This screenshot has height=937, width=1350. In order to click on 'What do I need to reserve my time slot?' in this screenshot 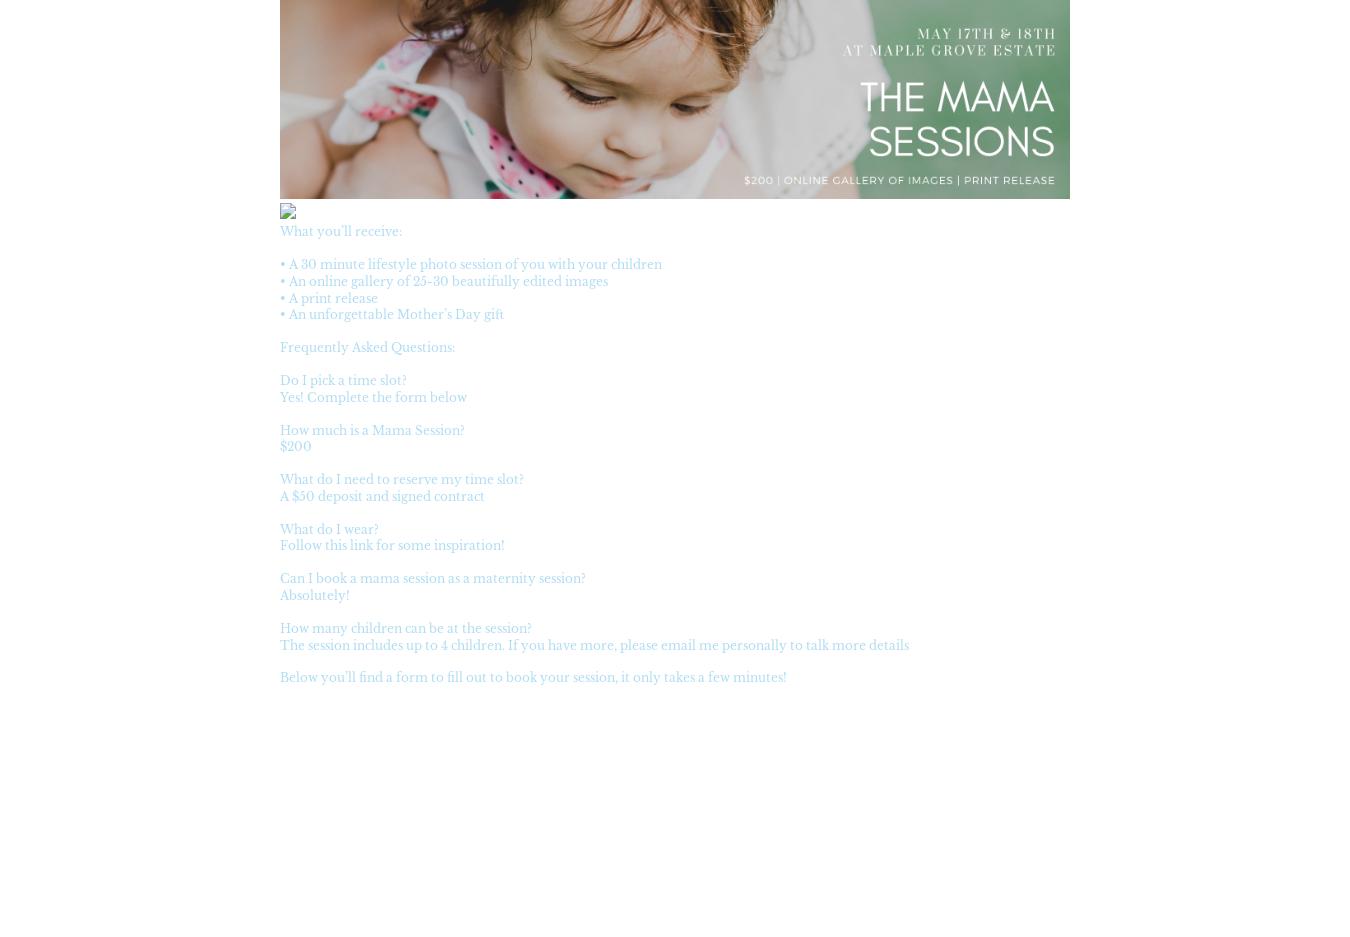, I will do `click(402, 479)`.